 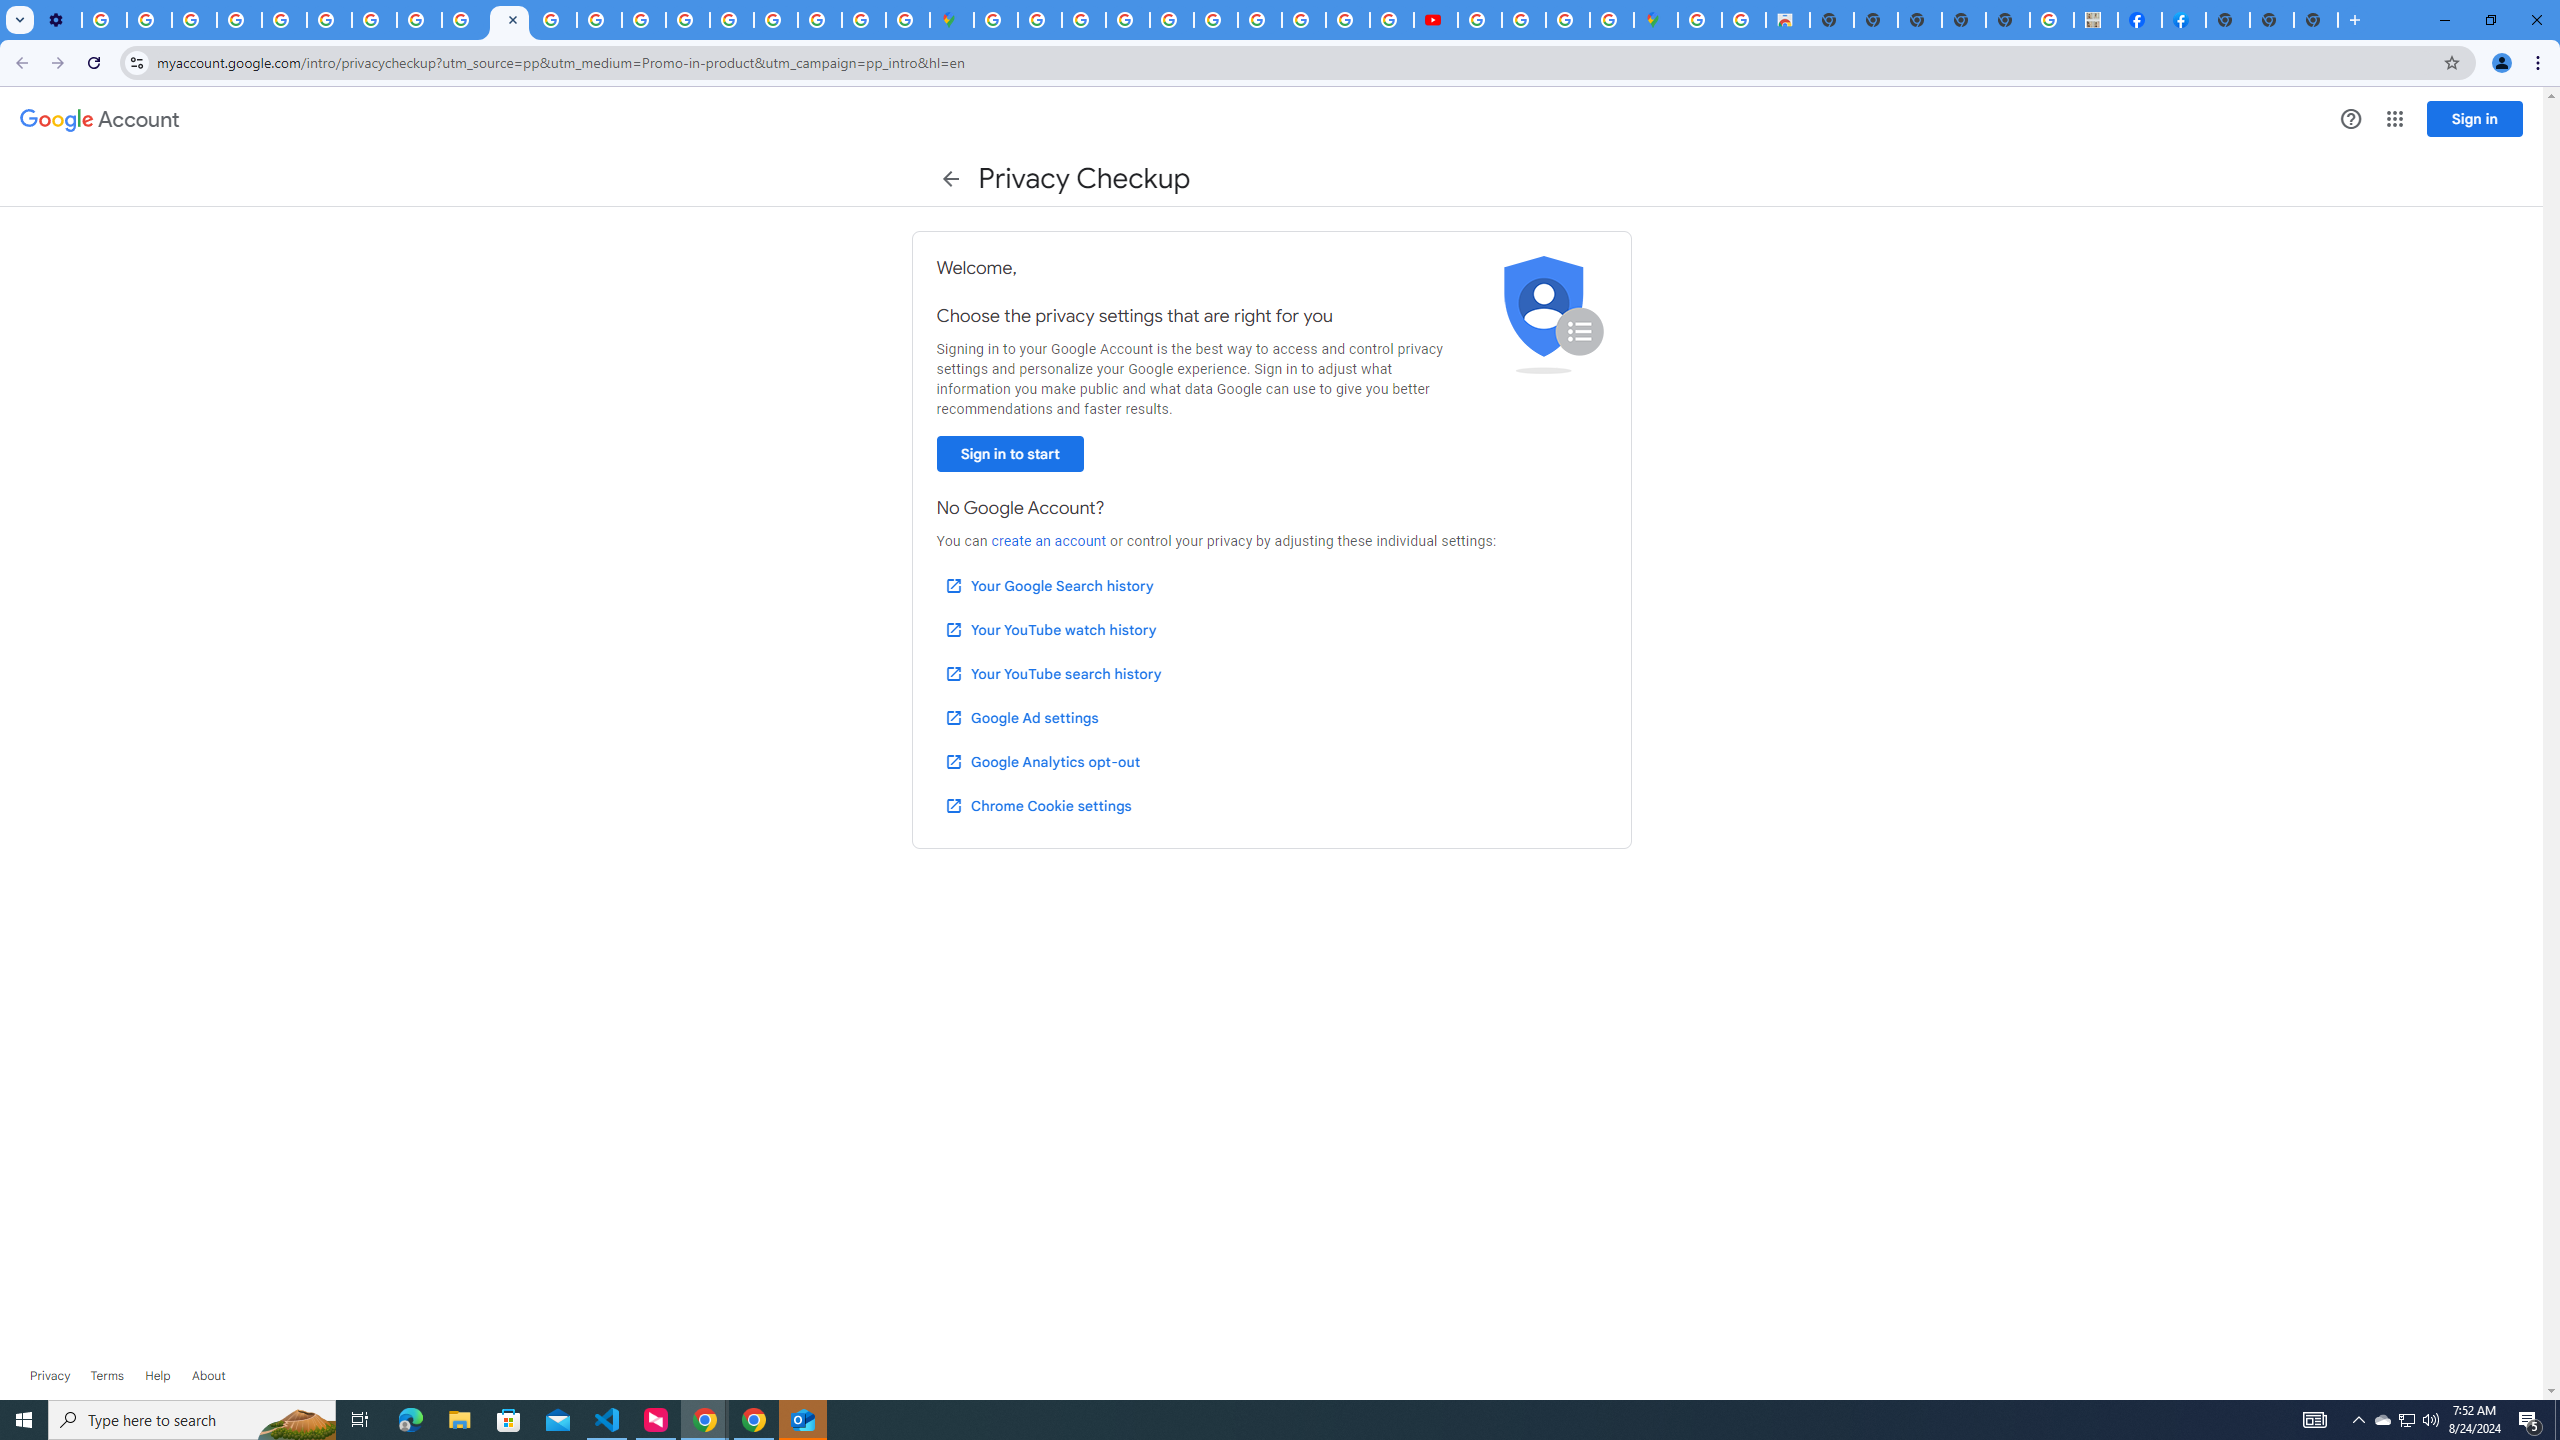 What do you see at coordinates (98, 119) in the screenshot?
I see `'Google Account settings'` at bounding box center [98, 119].